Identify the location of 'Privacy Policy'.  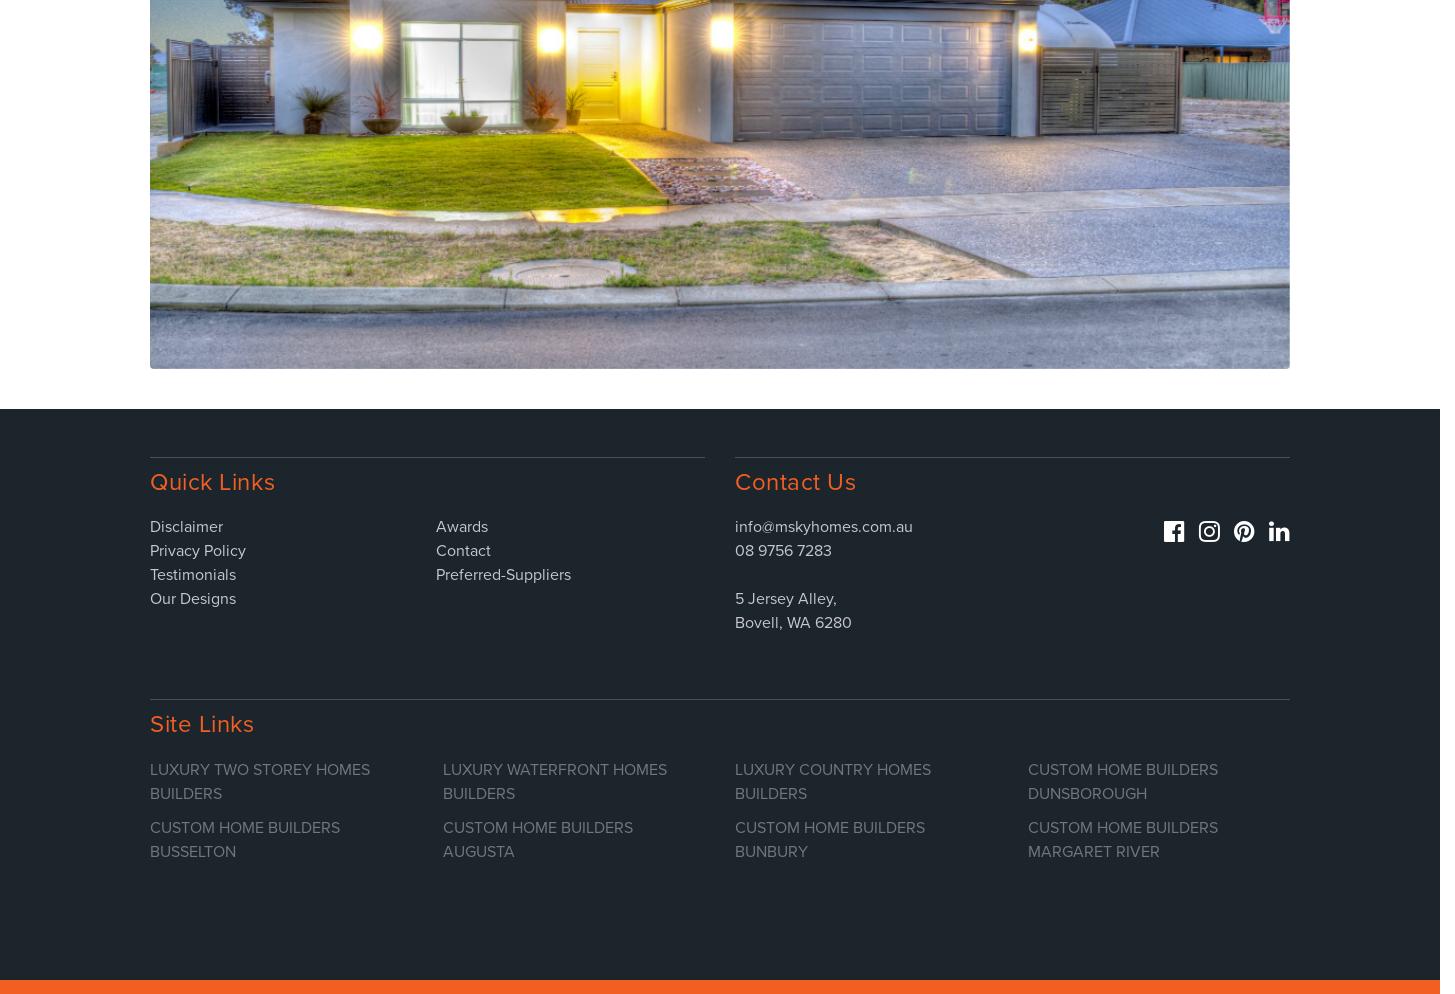
(198, 549).